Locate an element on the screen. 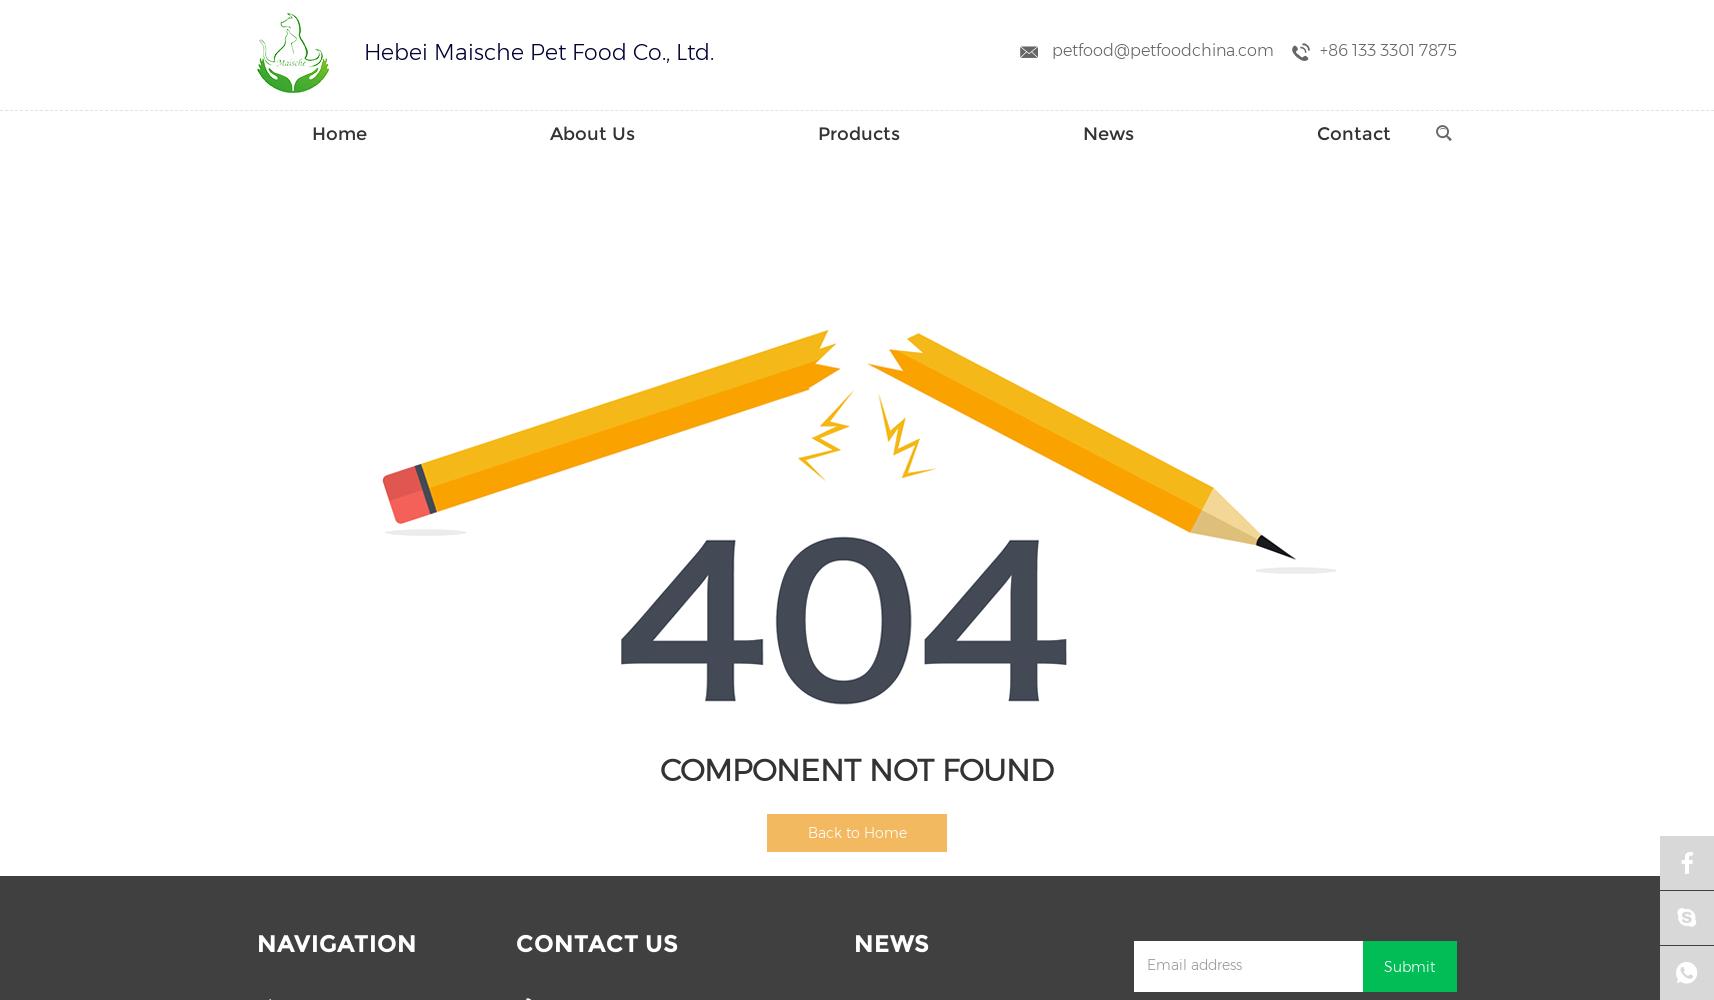  'Contact Us' is located at coordinates (516, 942).